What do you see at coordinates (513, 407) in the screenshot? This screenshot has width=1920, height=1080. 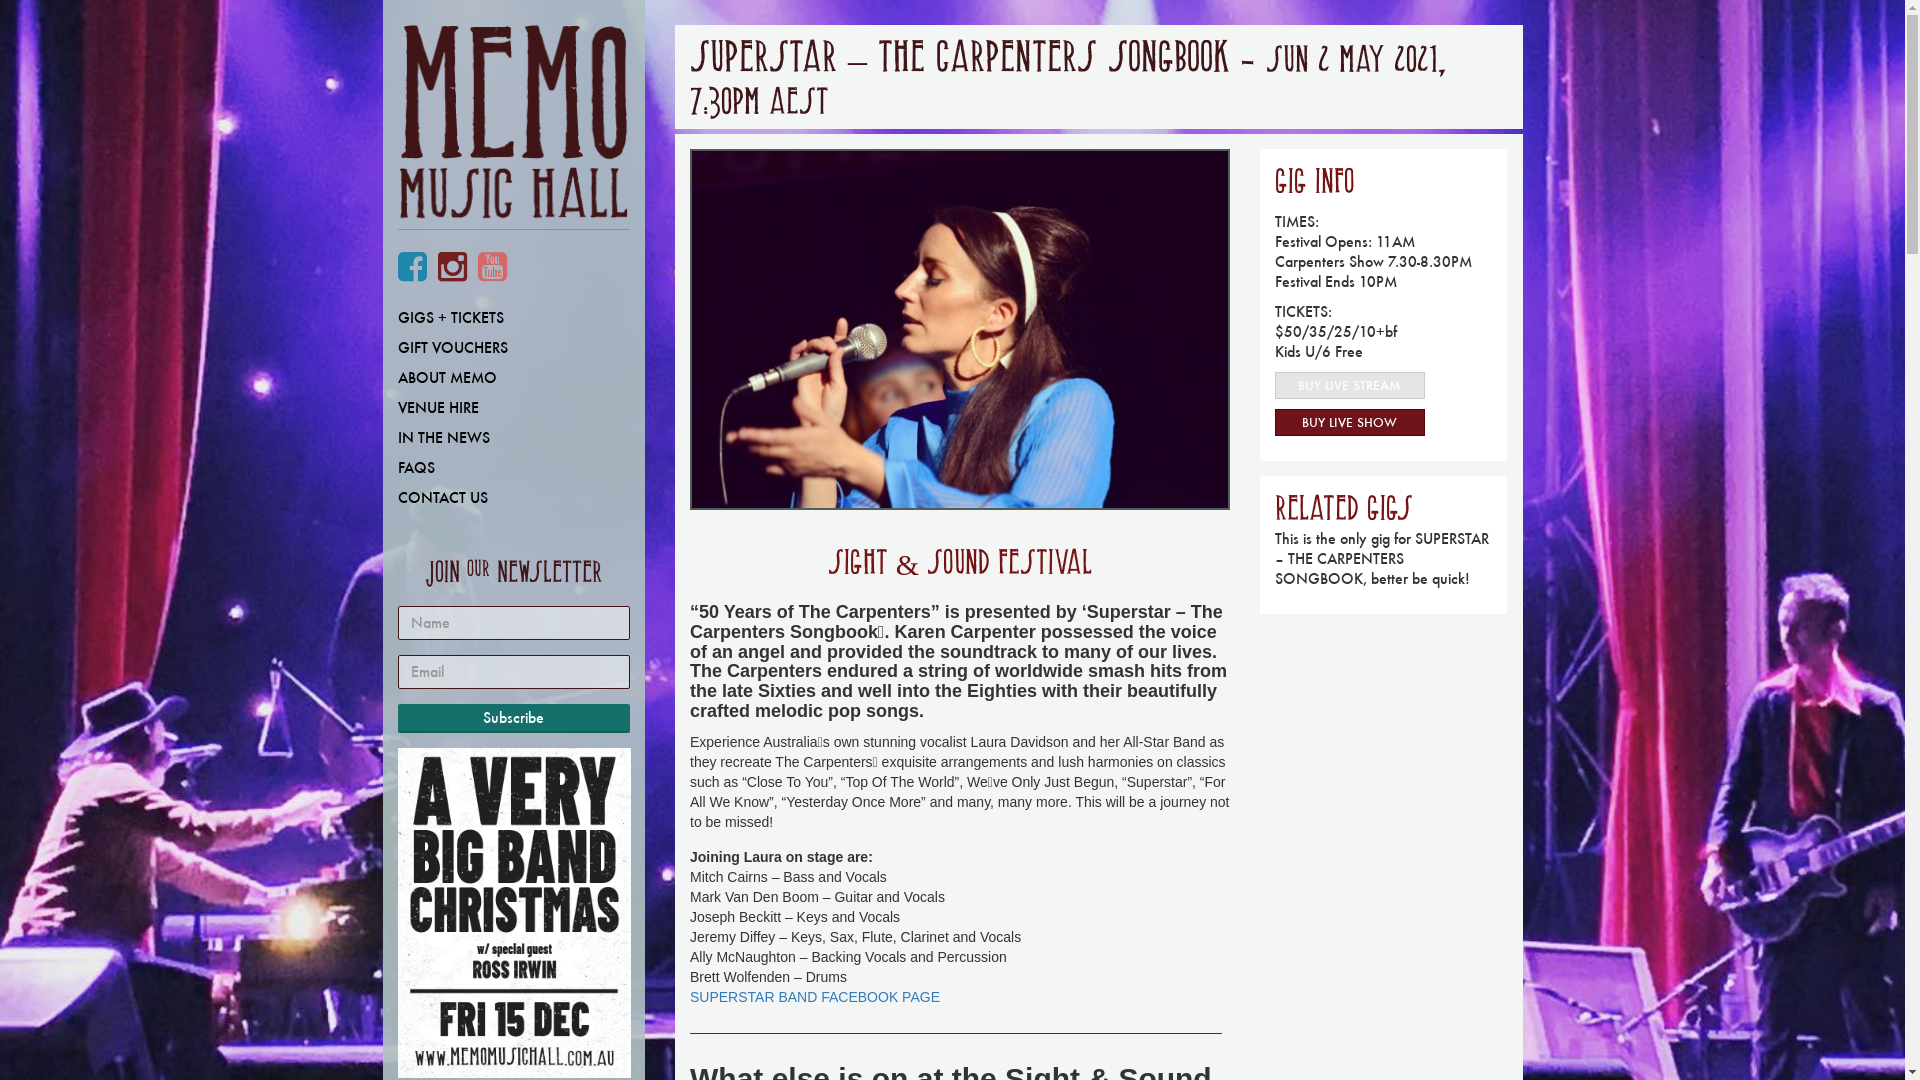 I see `'VENUE HIRE'` at bounding box center [513, 407].